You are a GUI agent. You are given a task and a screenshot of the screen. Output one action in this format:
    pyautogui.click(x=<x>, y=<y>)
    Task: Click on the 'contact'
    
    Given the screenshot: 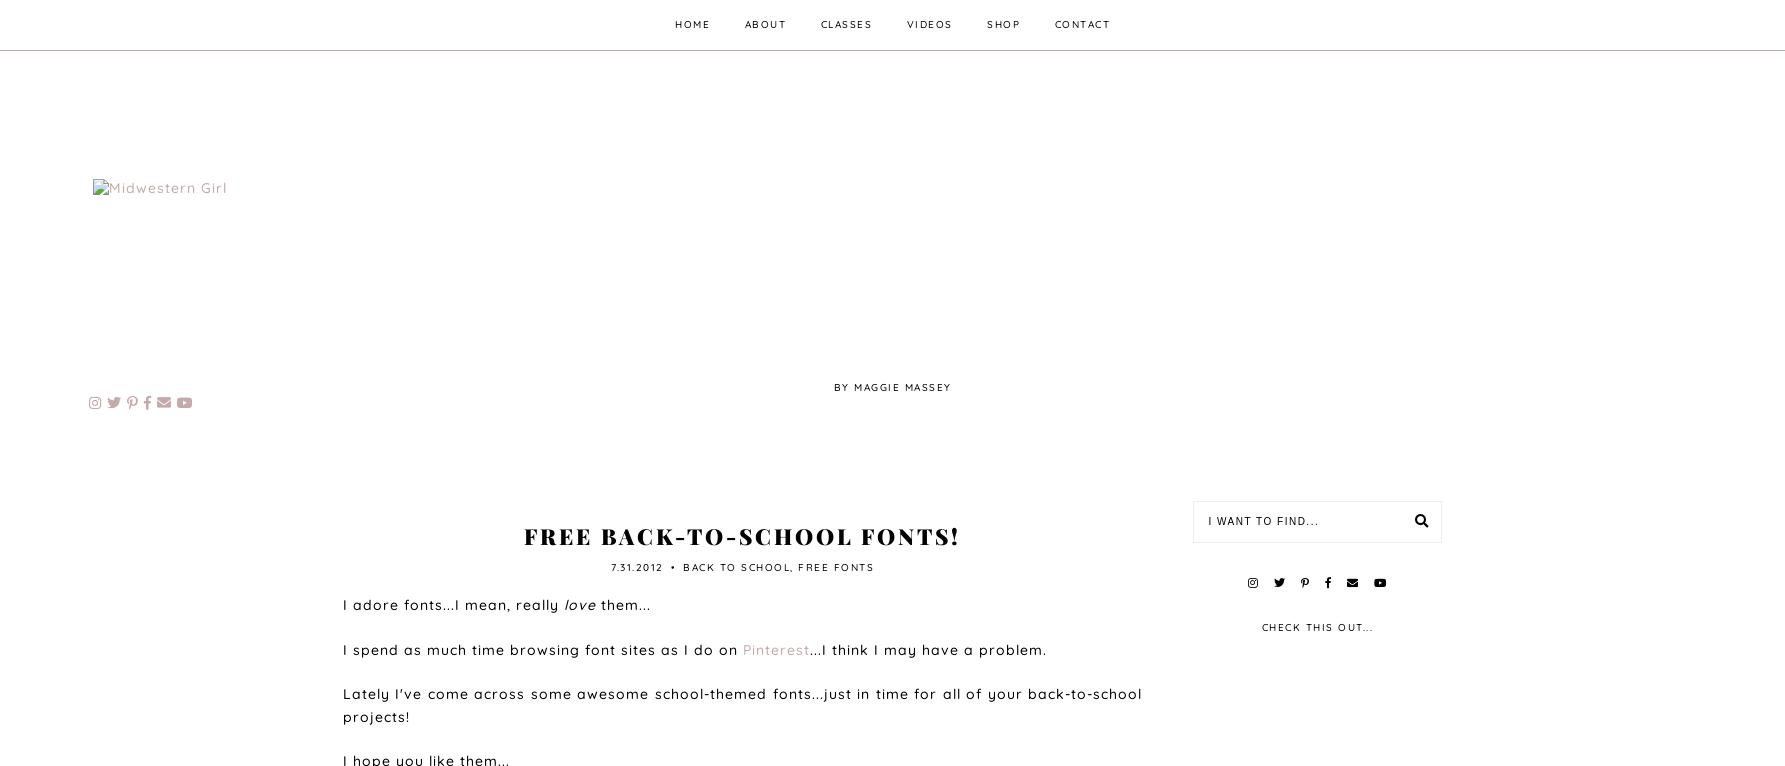 What is the action you would take?
    pyautogui.click(x=1054, y=23)
    